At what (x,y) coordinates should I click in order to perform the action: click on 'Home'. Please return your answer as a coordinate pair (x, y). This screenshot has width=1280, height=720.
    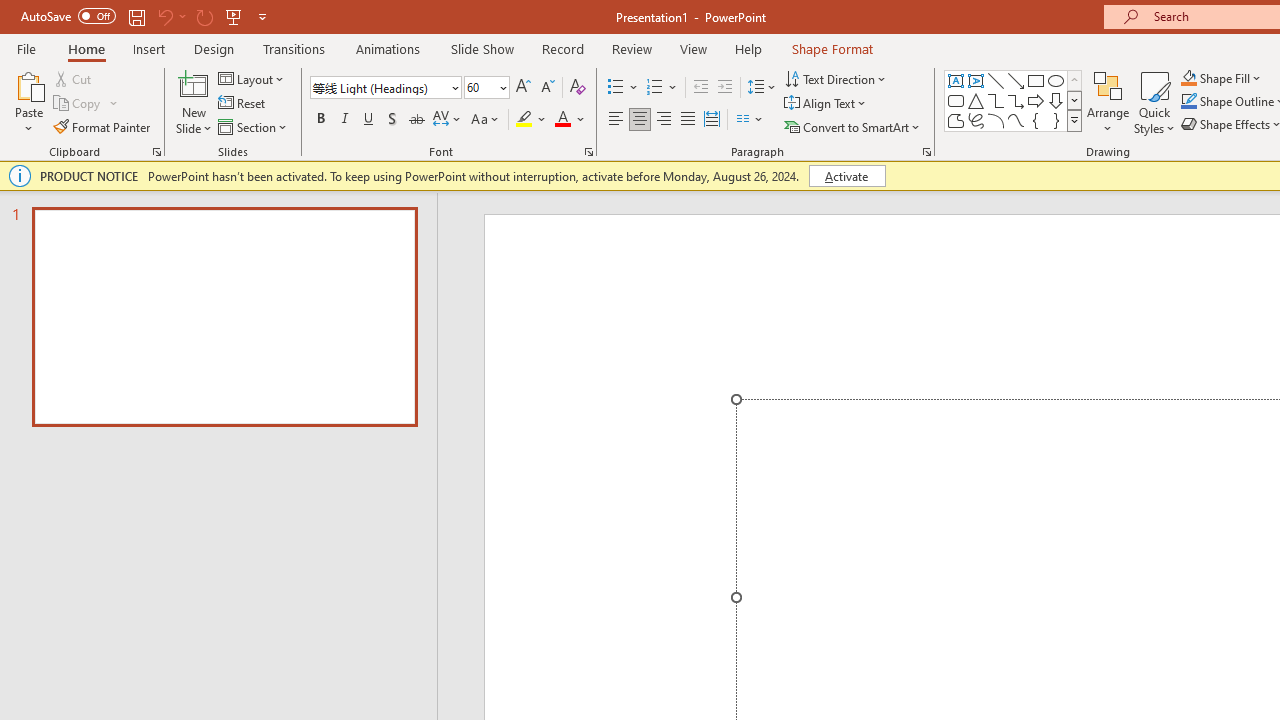
    Looking at the image, I should click on (85, 48).